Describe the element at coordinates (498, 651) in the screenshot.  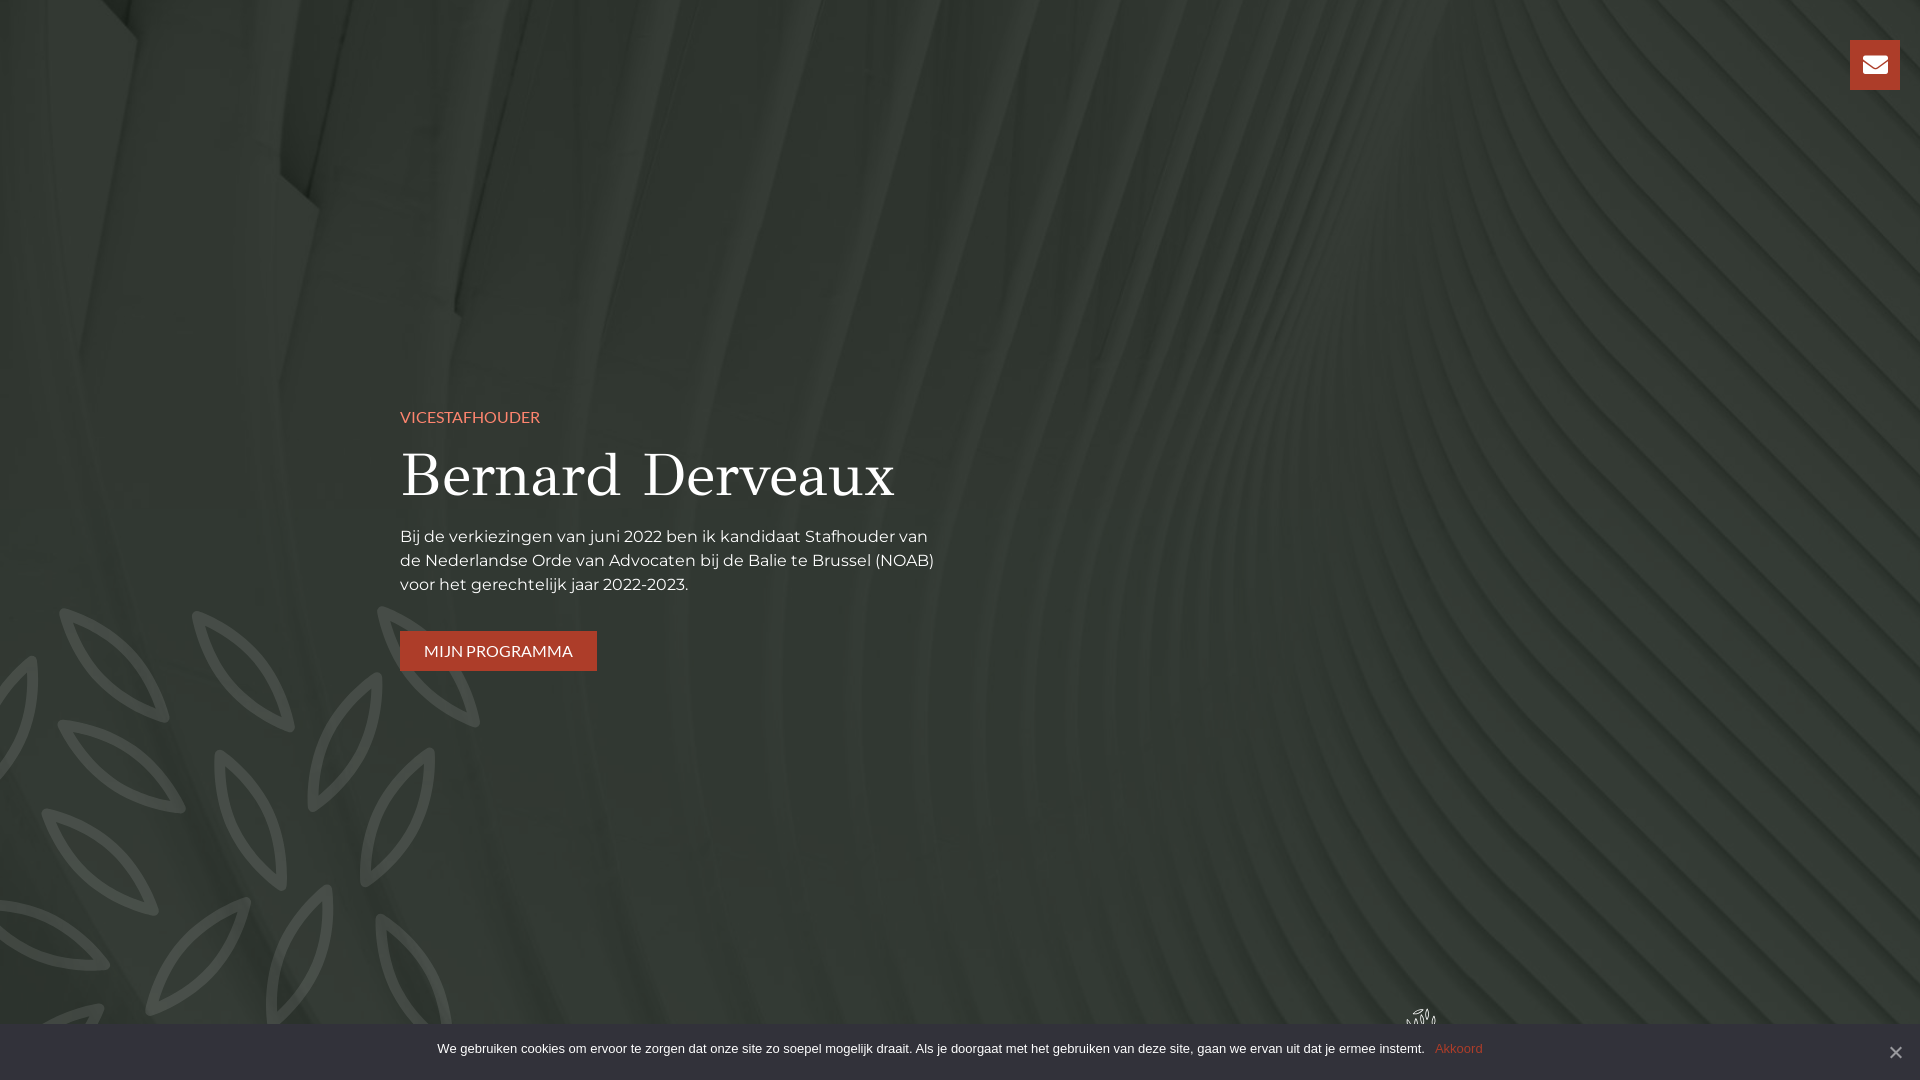
I see `'MIJN PROGRAMMA'` at that location.